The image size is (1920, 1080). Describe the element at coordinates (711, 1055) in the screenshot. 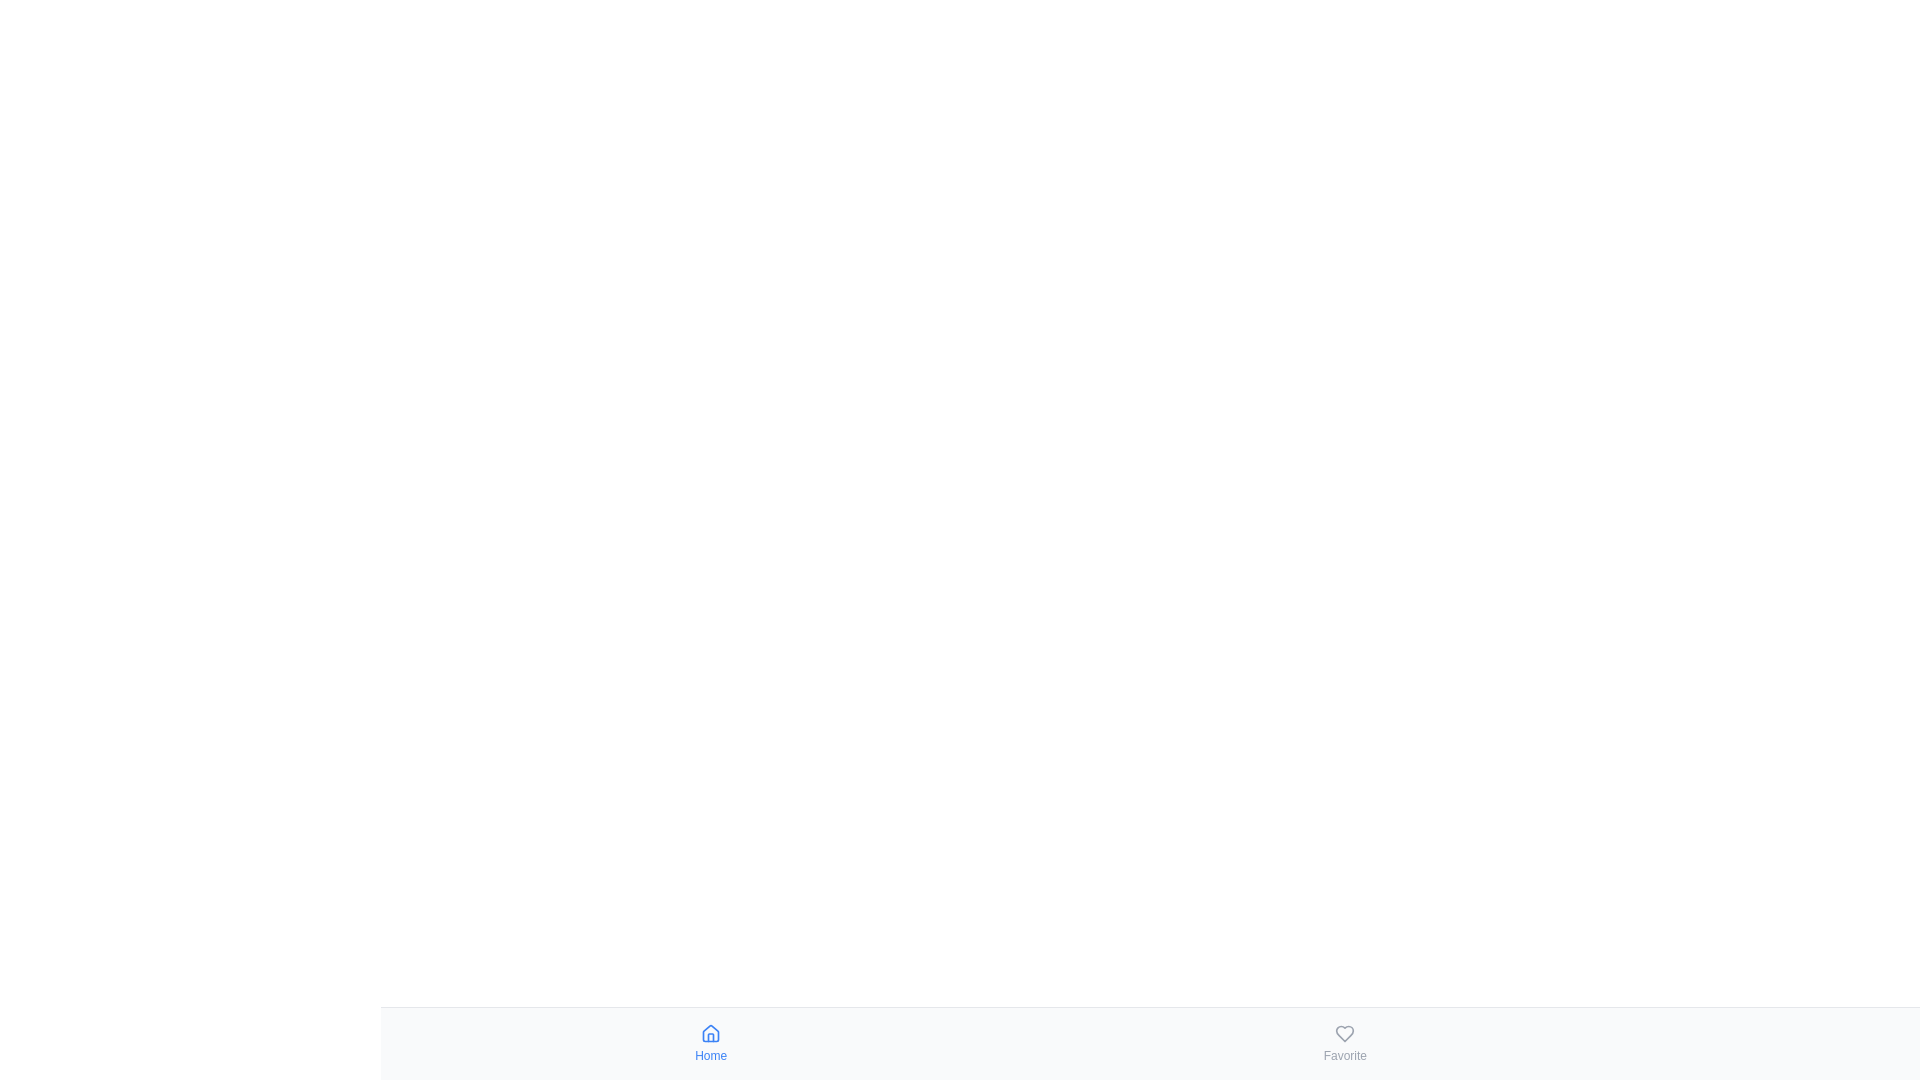

I see `the label of the navigation item Home` at that location.